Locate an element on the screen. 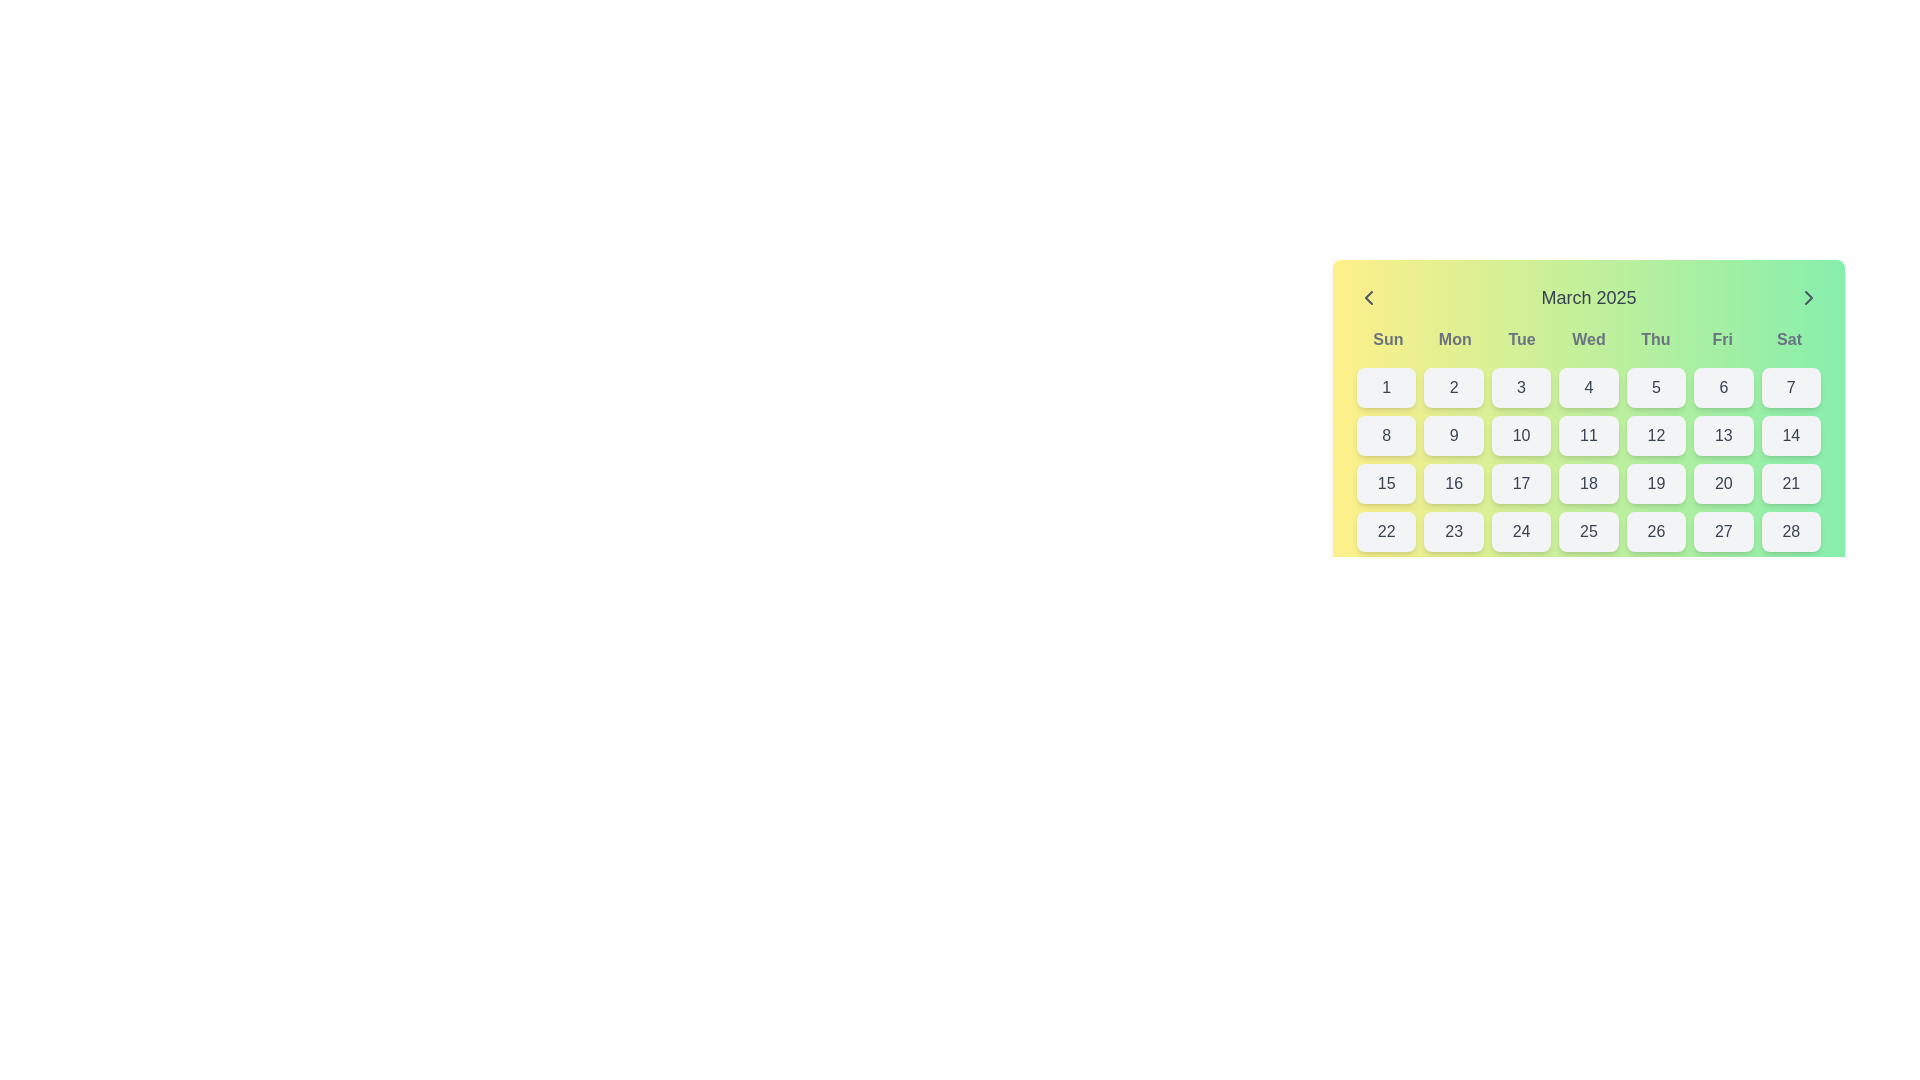 The height and width of the screenshot is (1080, 1920). the navigation button located on the far right side of the header section of the calendar interface to move to the next month is located at coordinates (1809, 297).